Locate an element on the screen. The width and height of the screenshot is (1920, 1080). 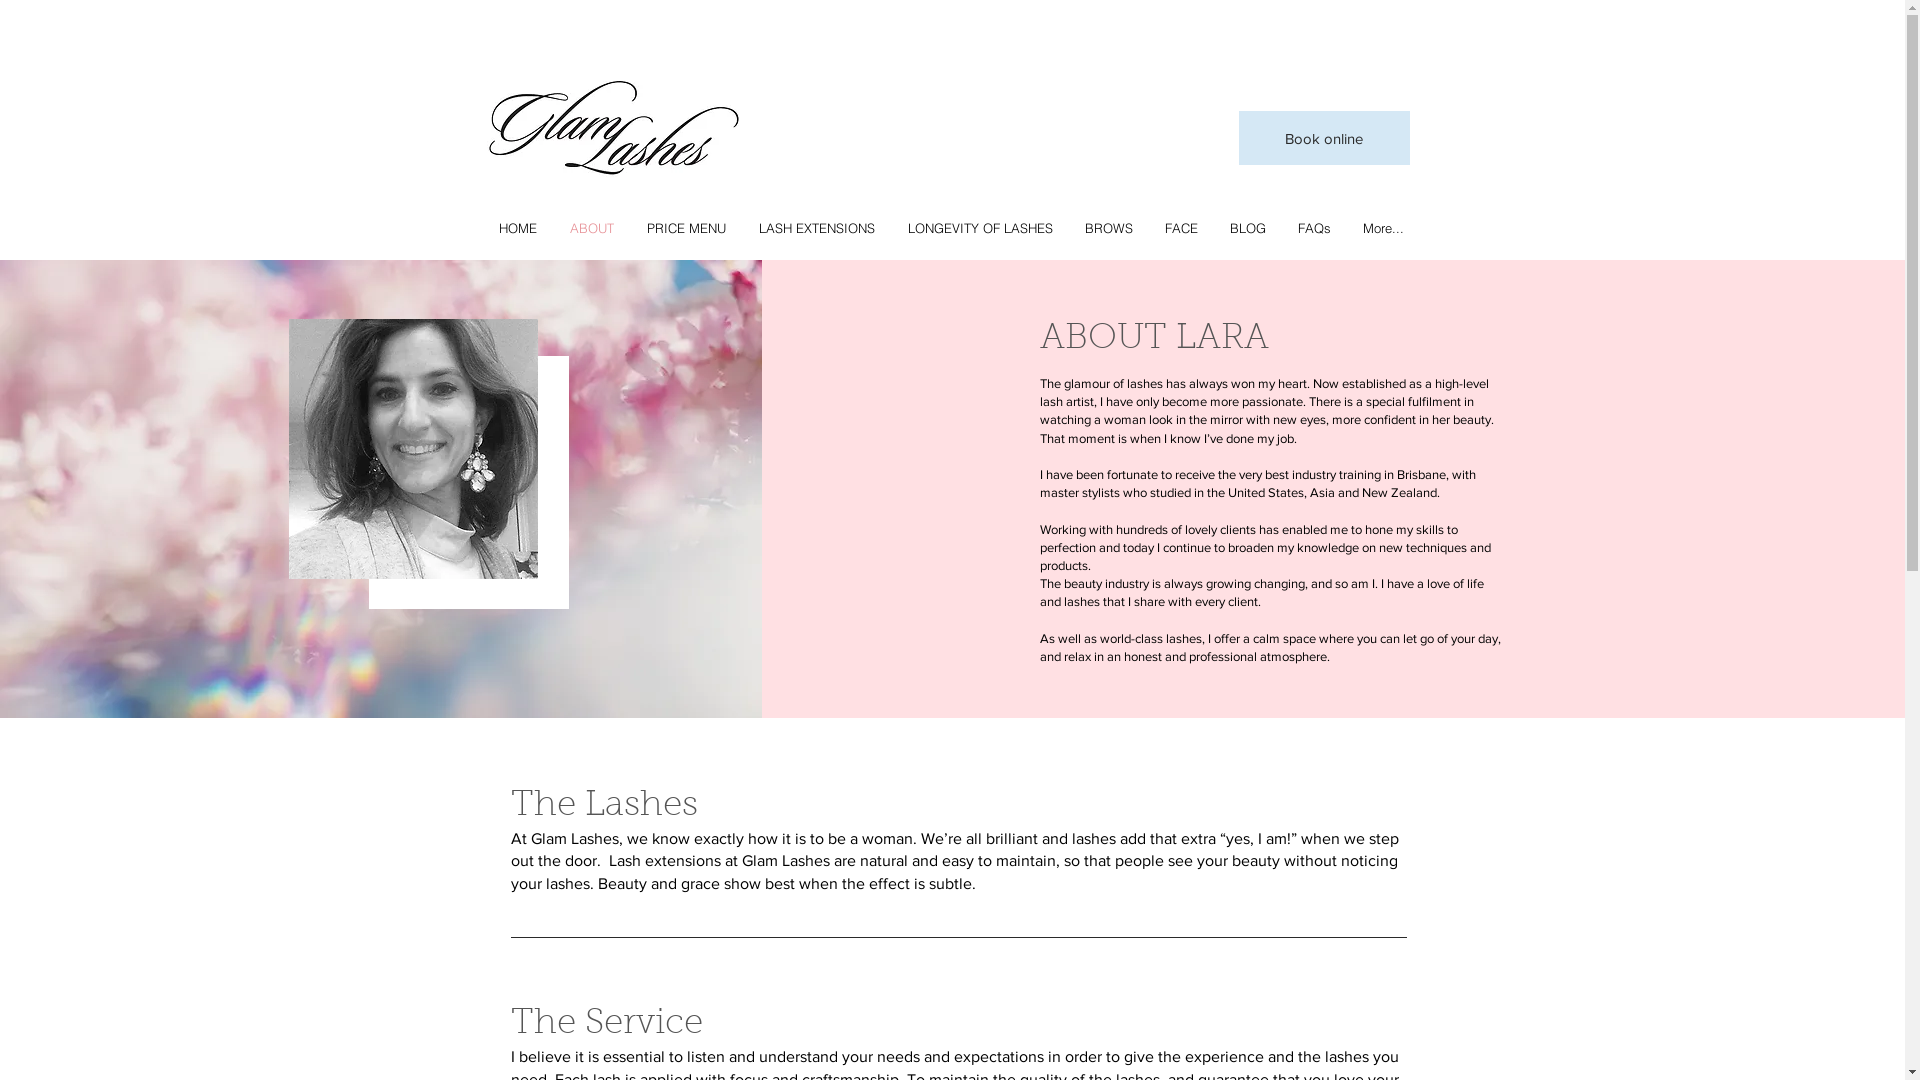
'PRICE MENU' is located at coordinates (628, 226).